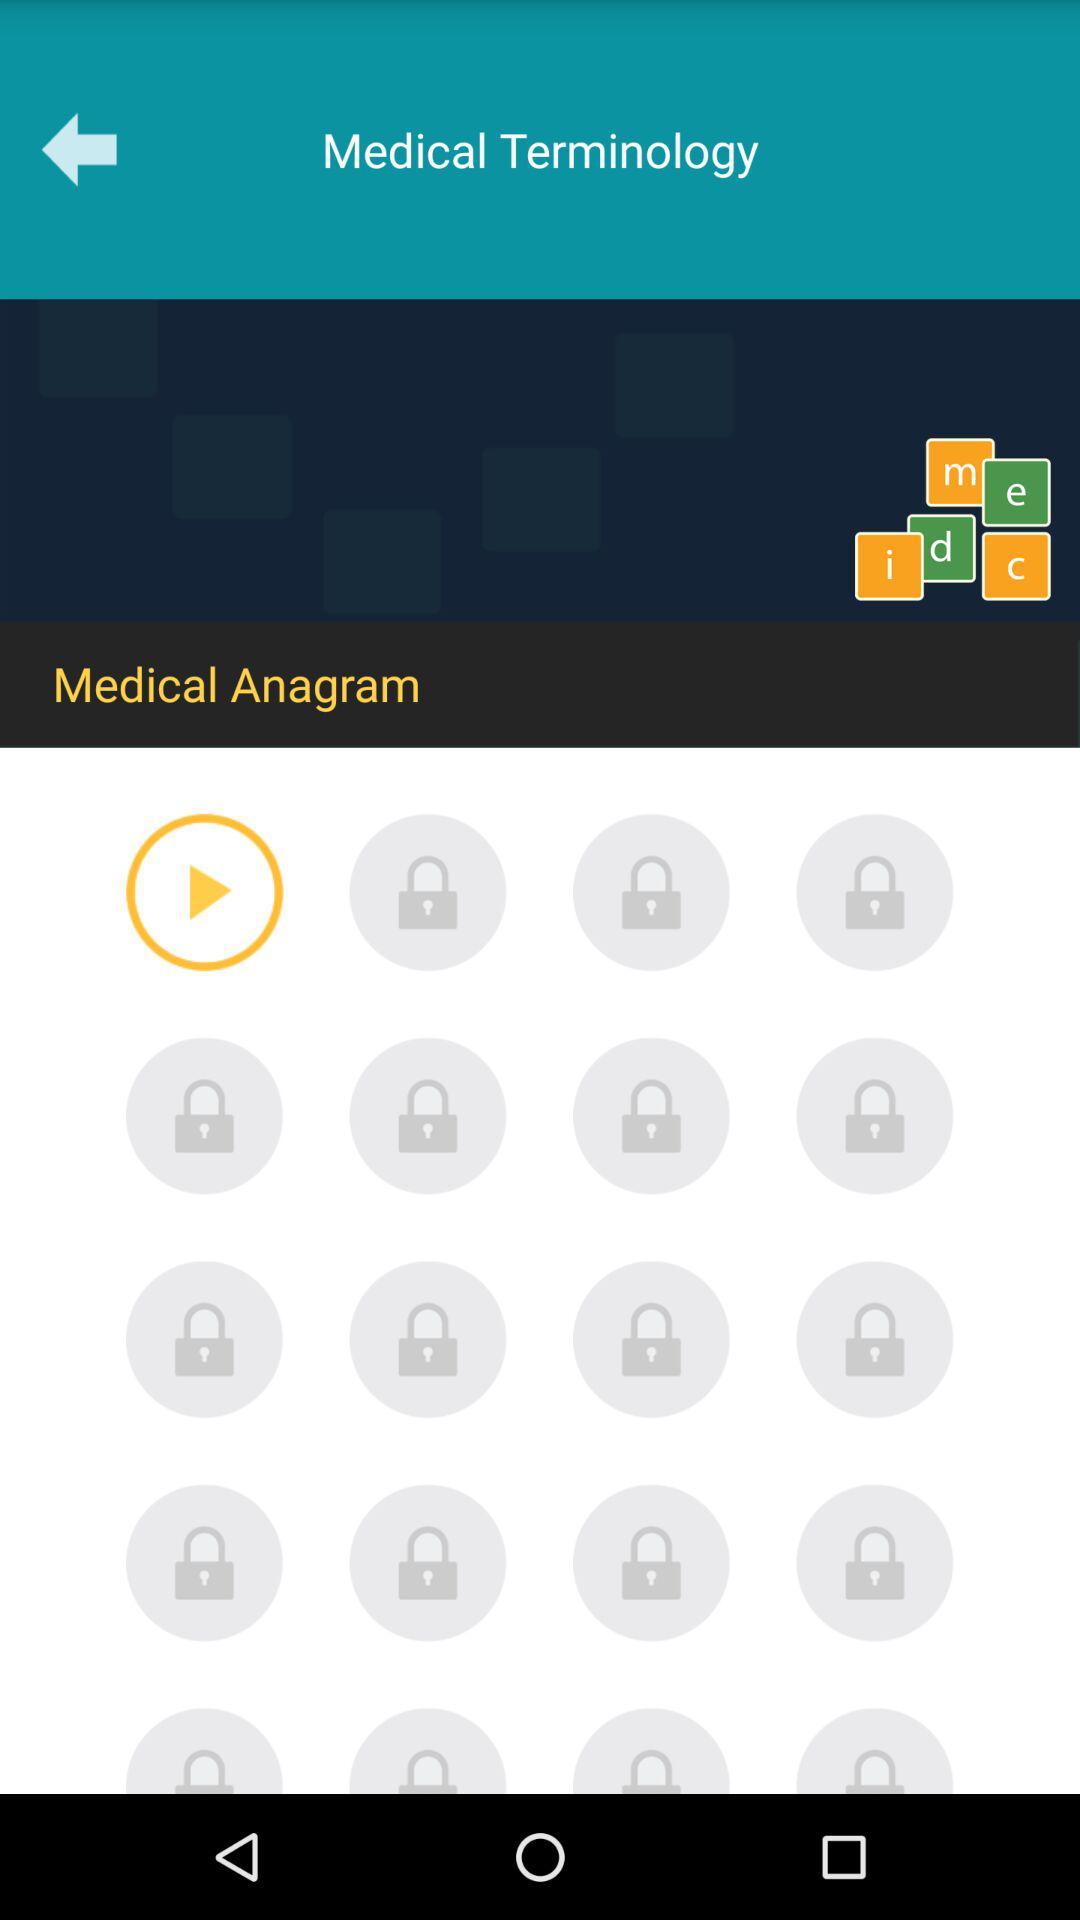  I want to click on selected item, so click(204, 891).